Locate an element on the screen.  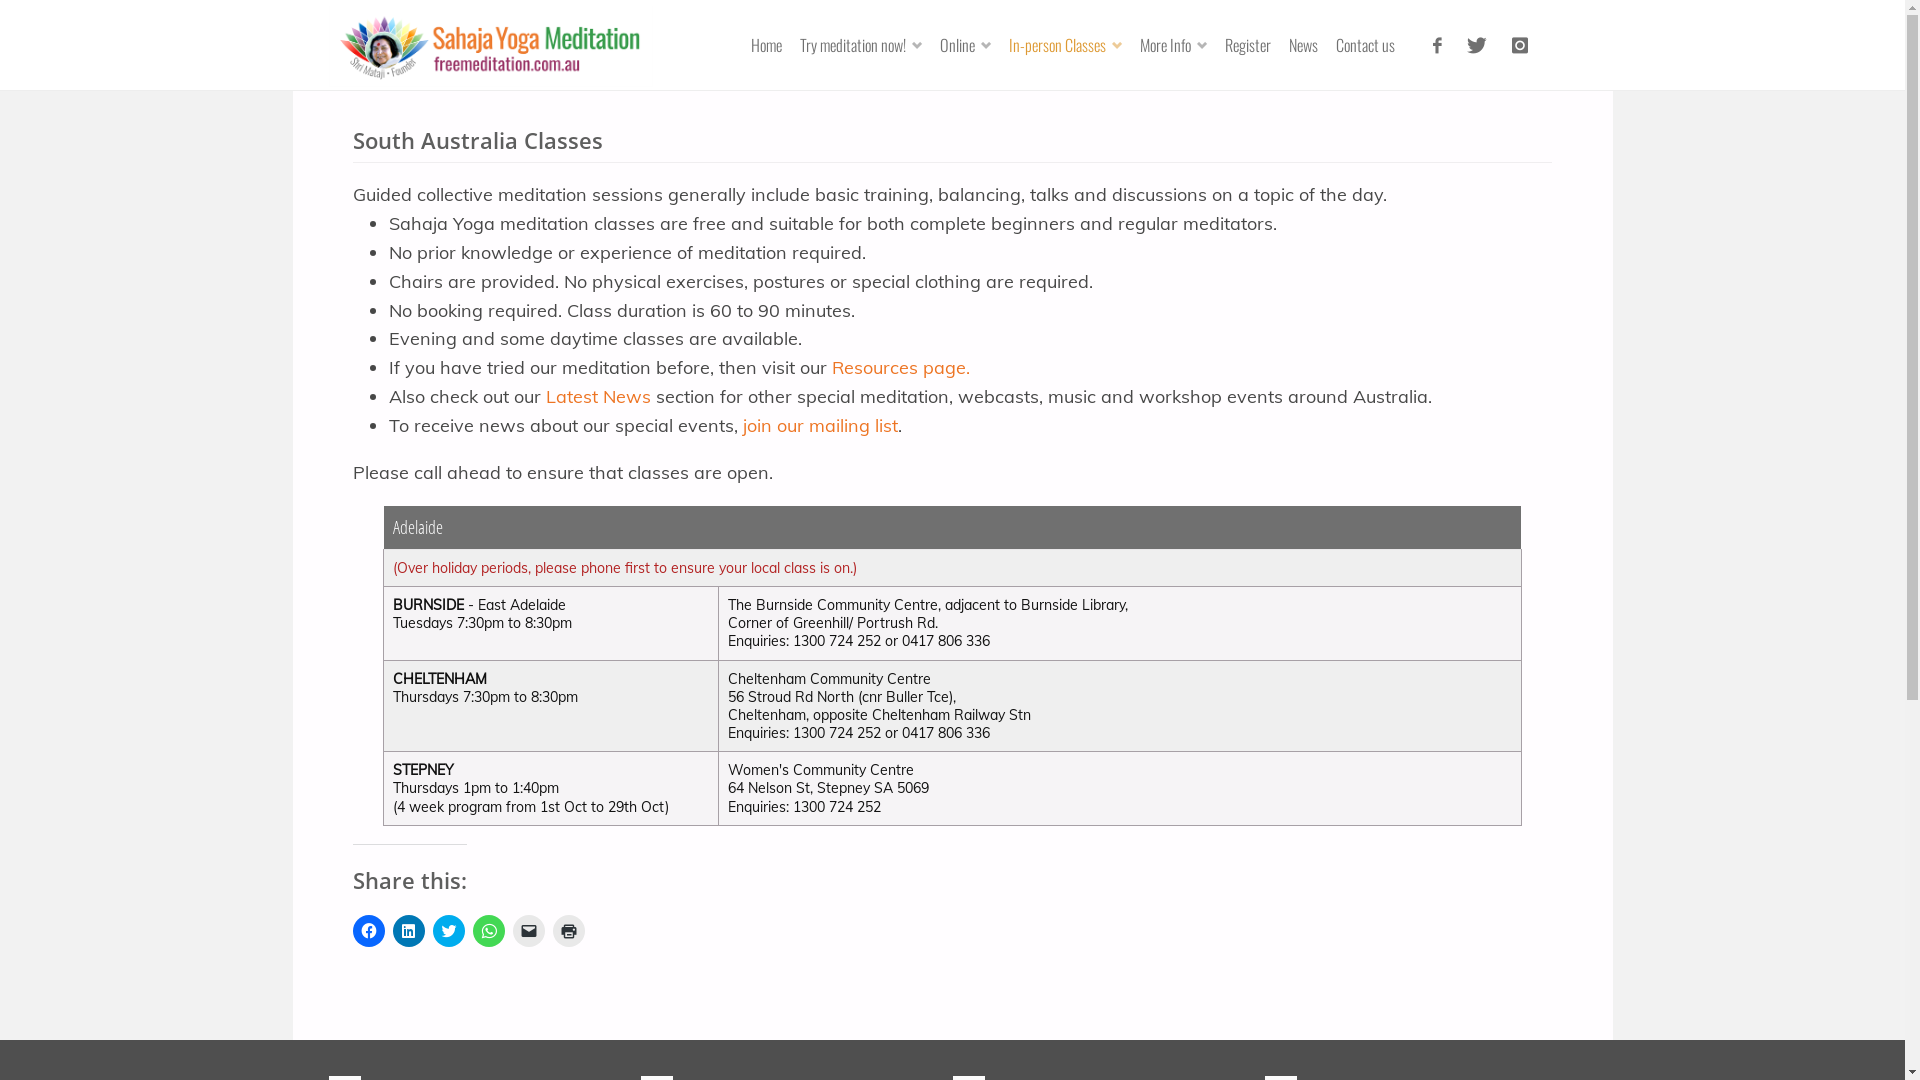
'Click to share on LinkedIn (Opens in new window)' is located at coordinates (407, 930).